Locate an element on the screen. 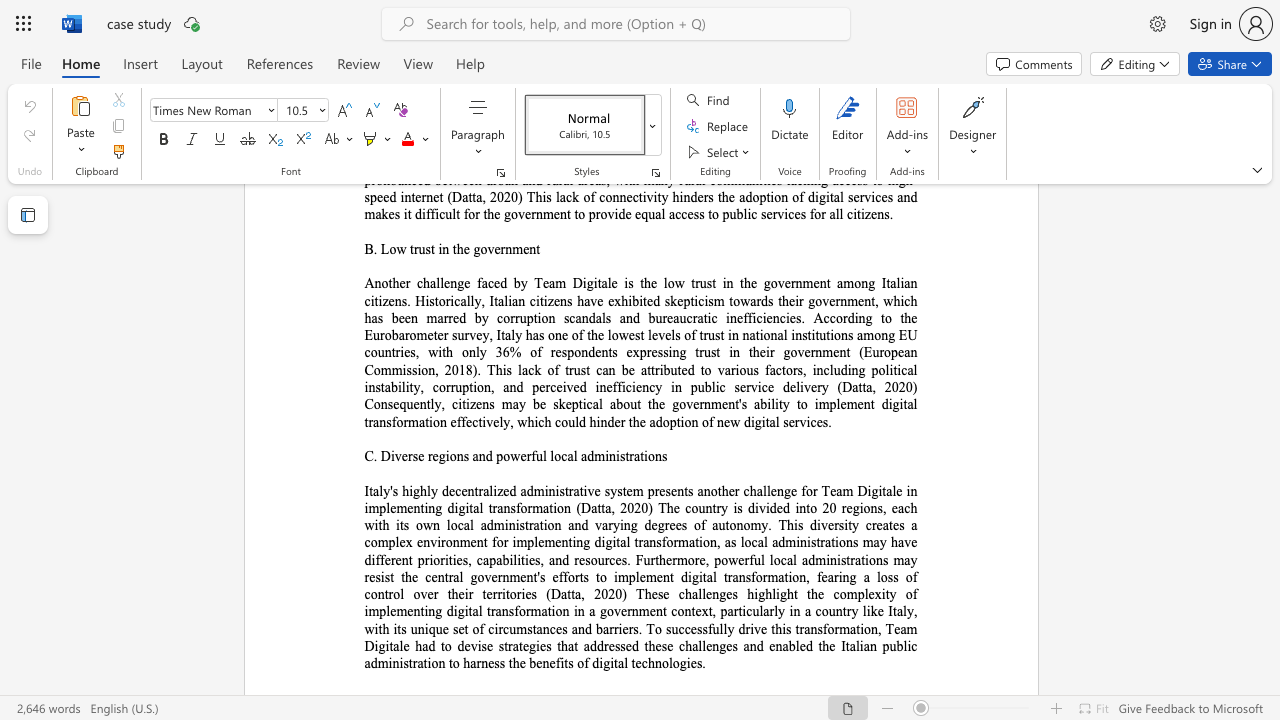  the 30th character "n" in the text is located at coordinates (558, 560).